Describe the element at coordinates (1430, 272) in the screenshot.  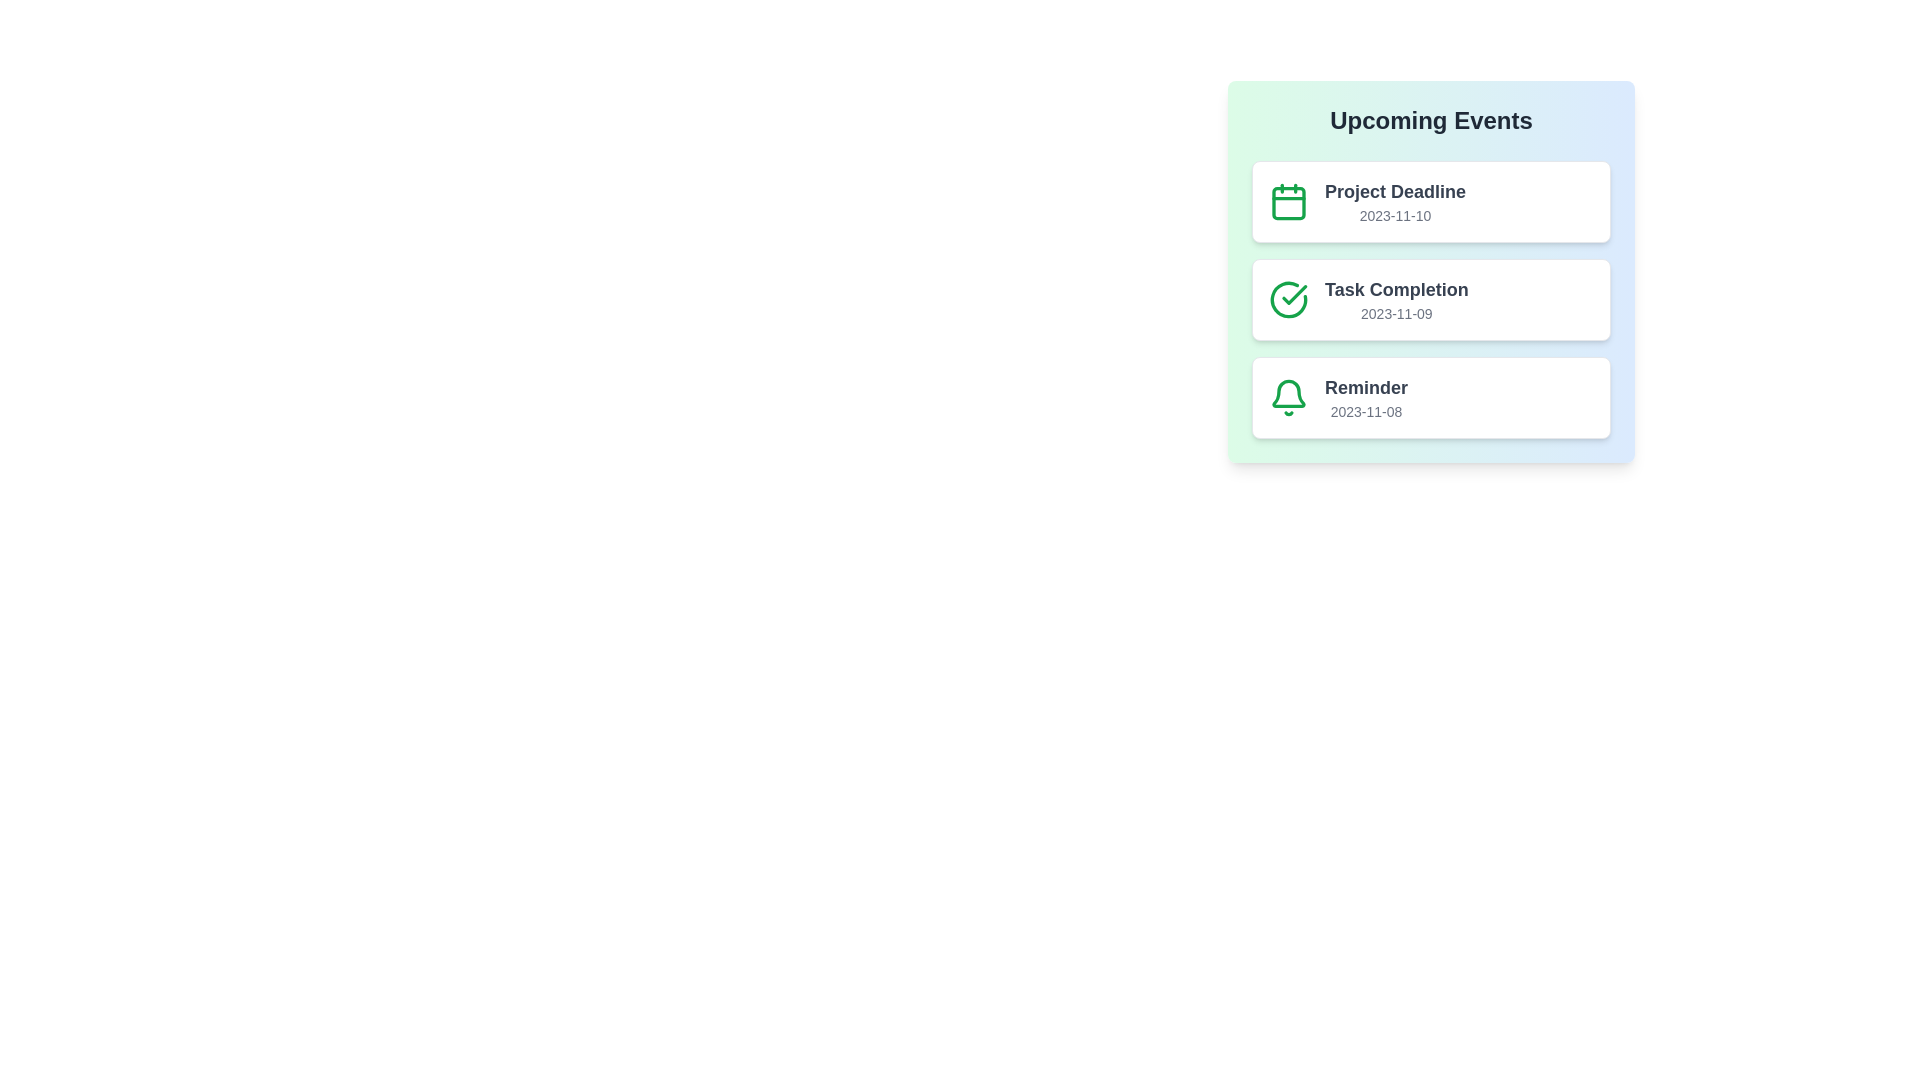
I see `the ModernList component to open the context menu` at that location.